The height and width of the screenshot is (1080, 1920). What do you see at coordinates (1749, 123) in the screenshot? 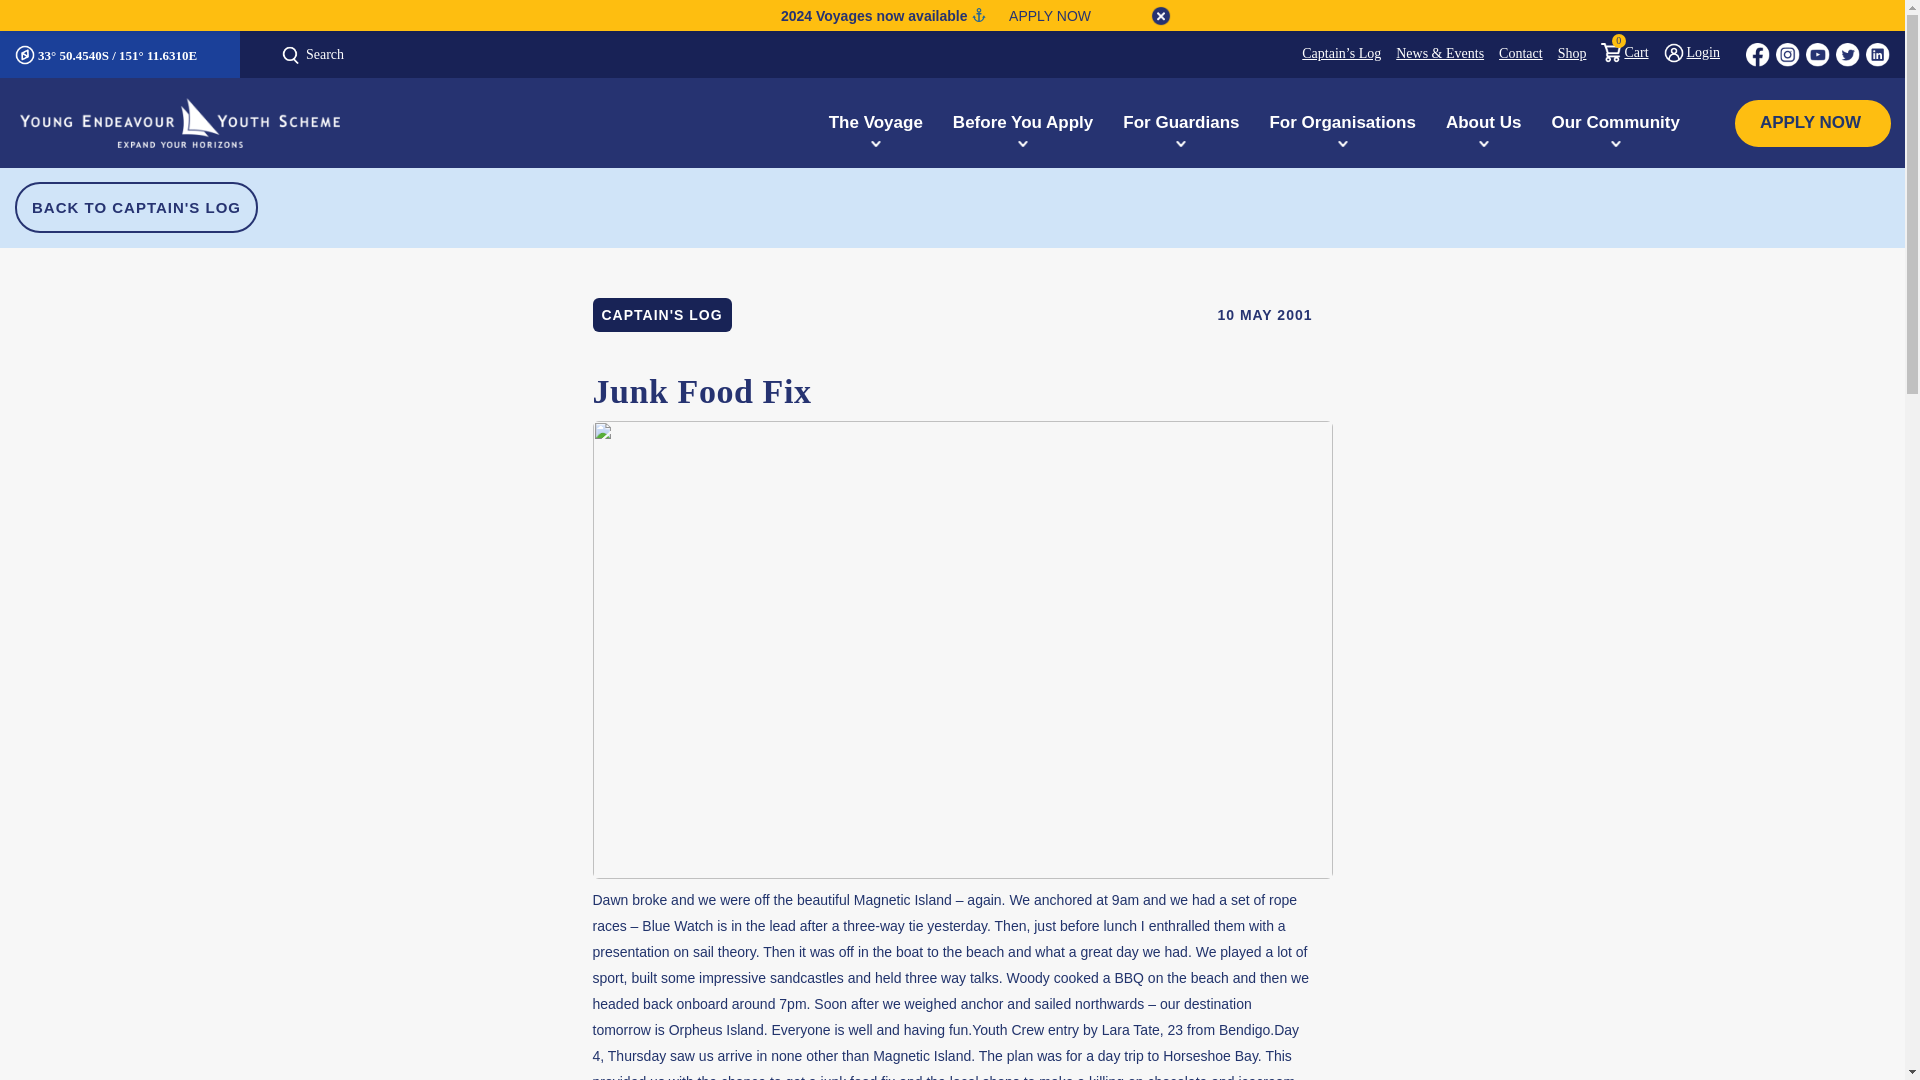
I see `'APPLY NOW'` at bounding box center [1749, 123].